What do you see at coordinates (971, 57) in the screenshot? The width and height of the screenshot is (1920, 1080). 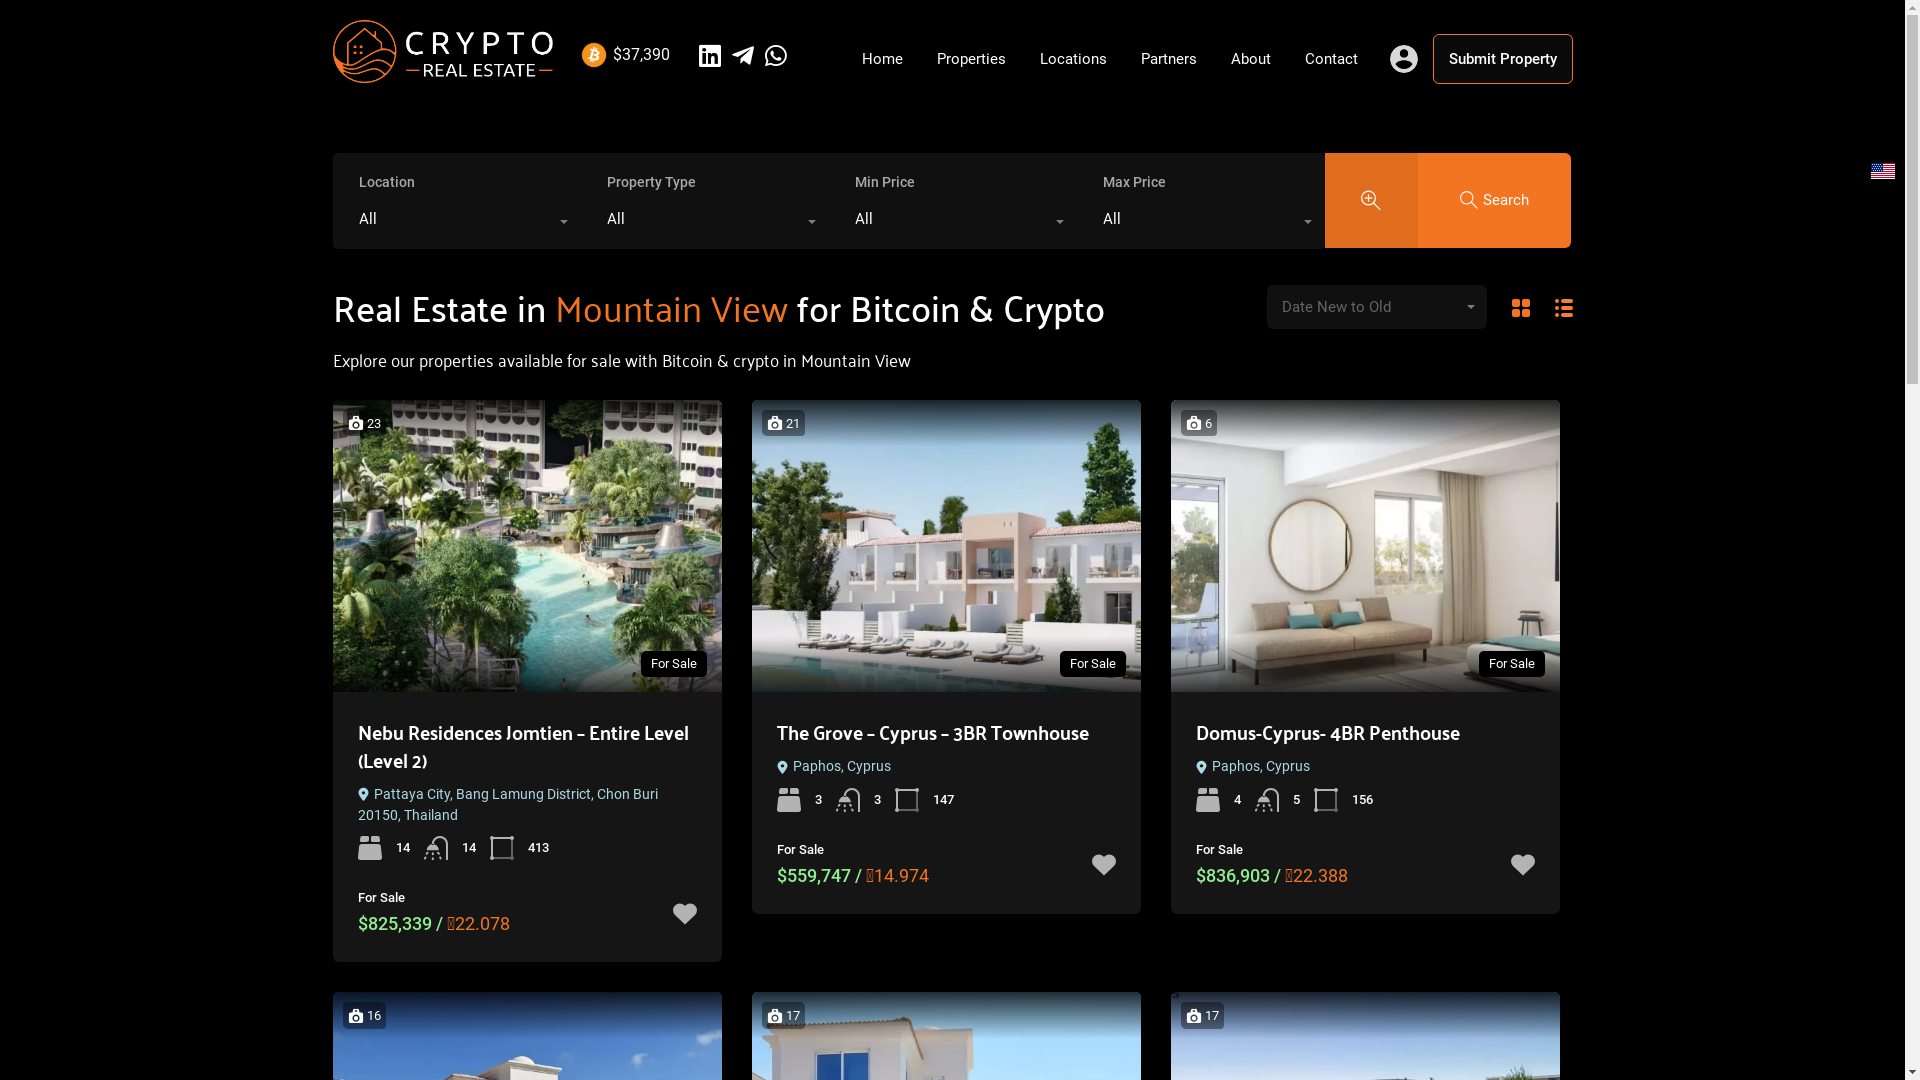 I see `'Properties'` at bounding box center [971, 57].